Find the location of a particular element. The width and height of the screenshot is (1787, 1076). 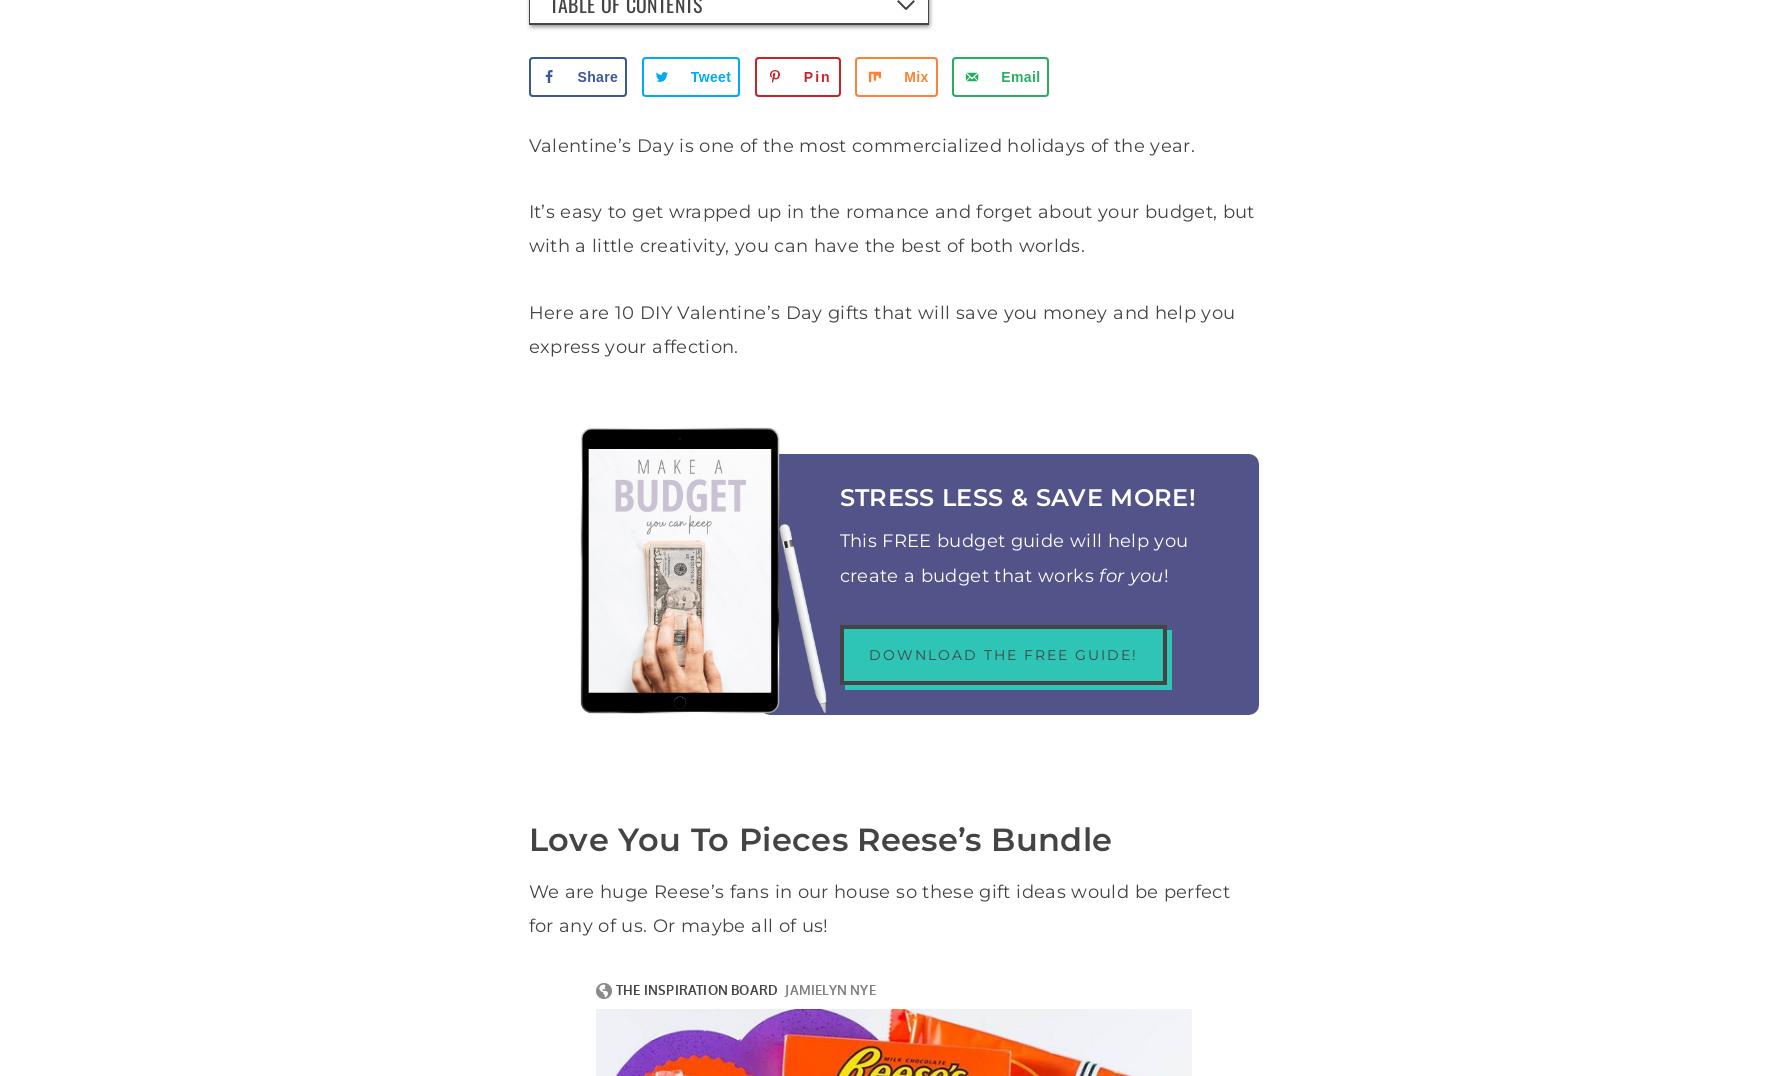

'Love You To Pieces Reese’s Bundle' is located at coordinates (820, 837).